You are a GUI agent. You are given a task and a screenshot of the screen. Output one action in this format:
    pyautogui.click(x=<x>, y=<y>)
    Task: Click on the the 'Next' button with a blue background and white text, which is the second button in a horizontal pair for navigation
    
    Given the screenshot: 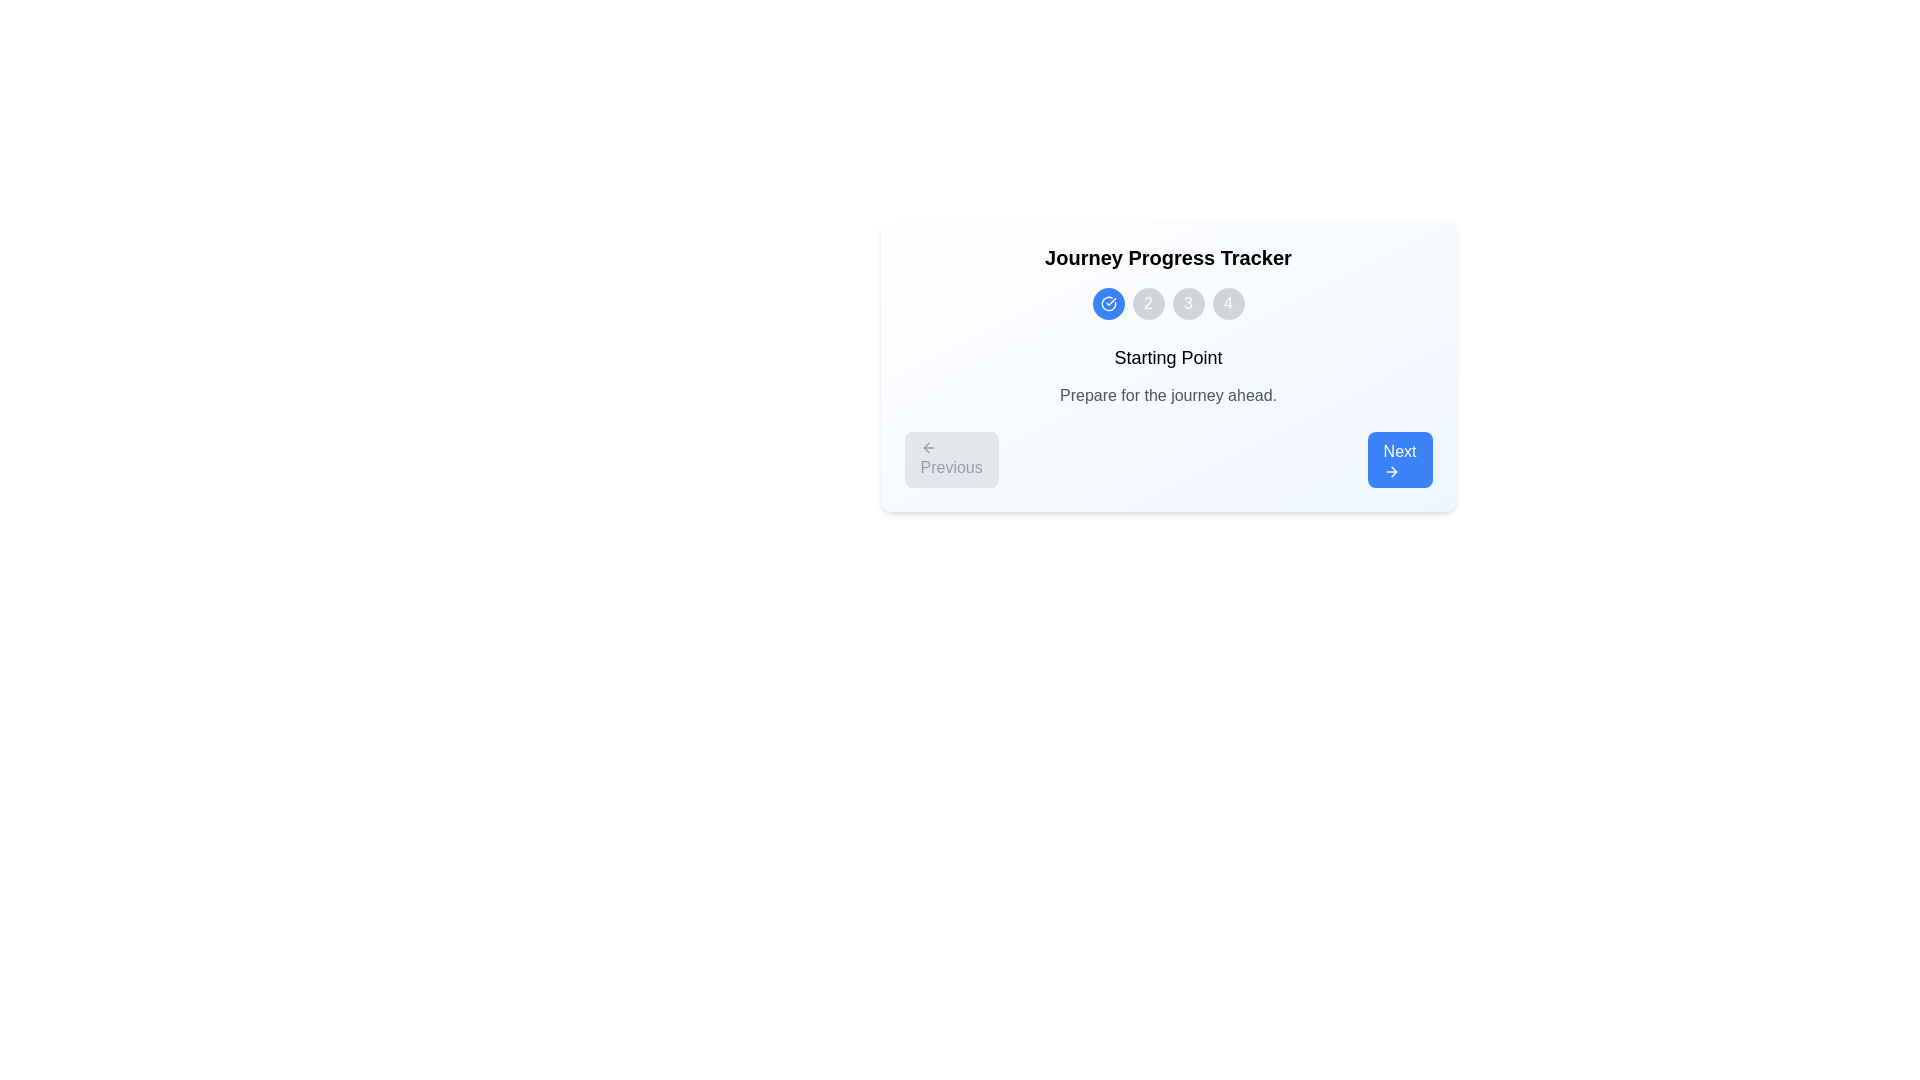 What is the action you would take?
    pyautogui.click(x=1399, y=459)
    